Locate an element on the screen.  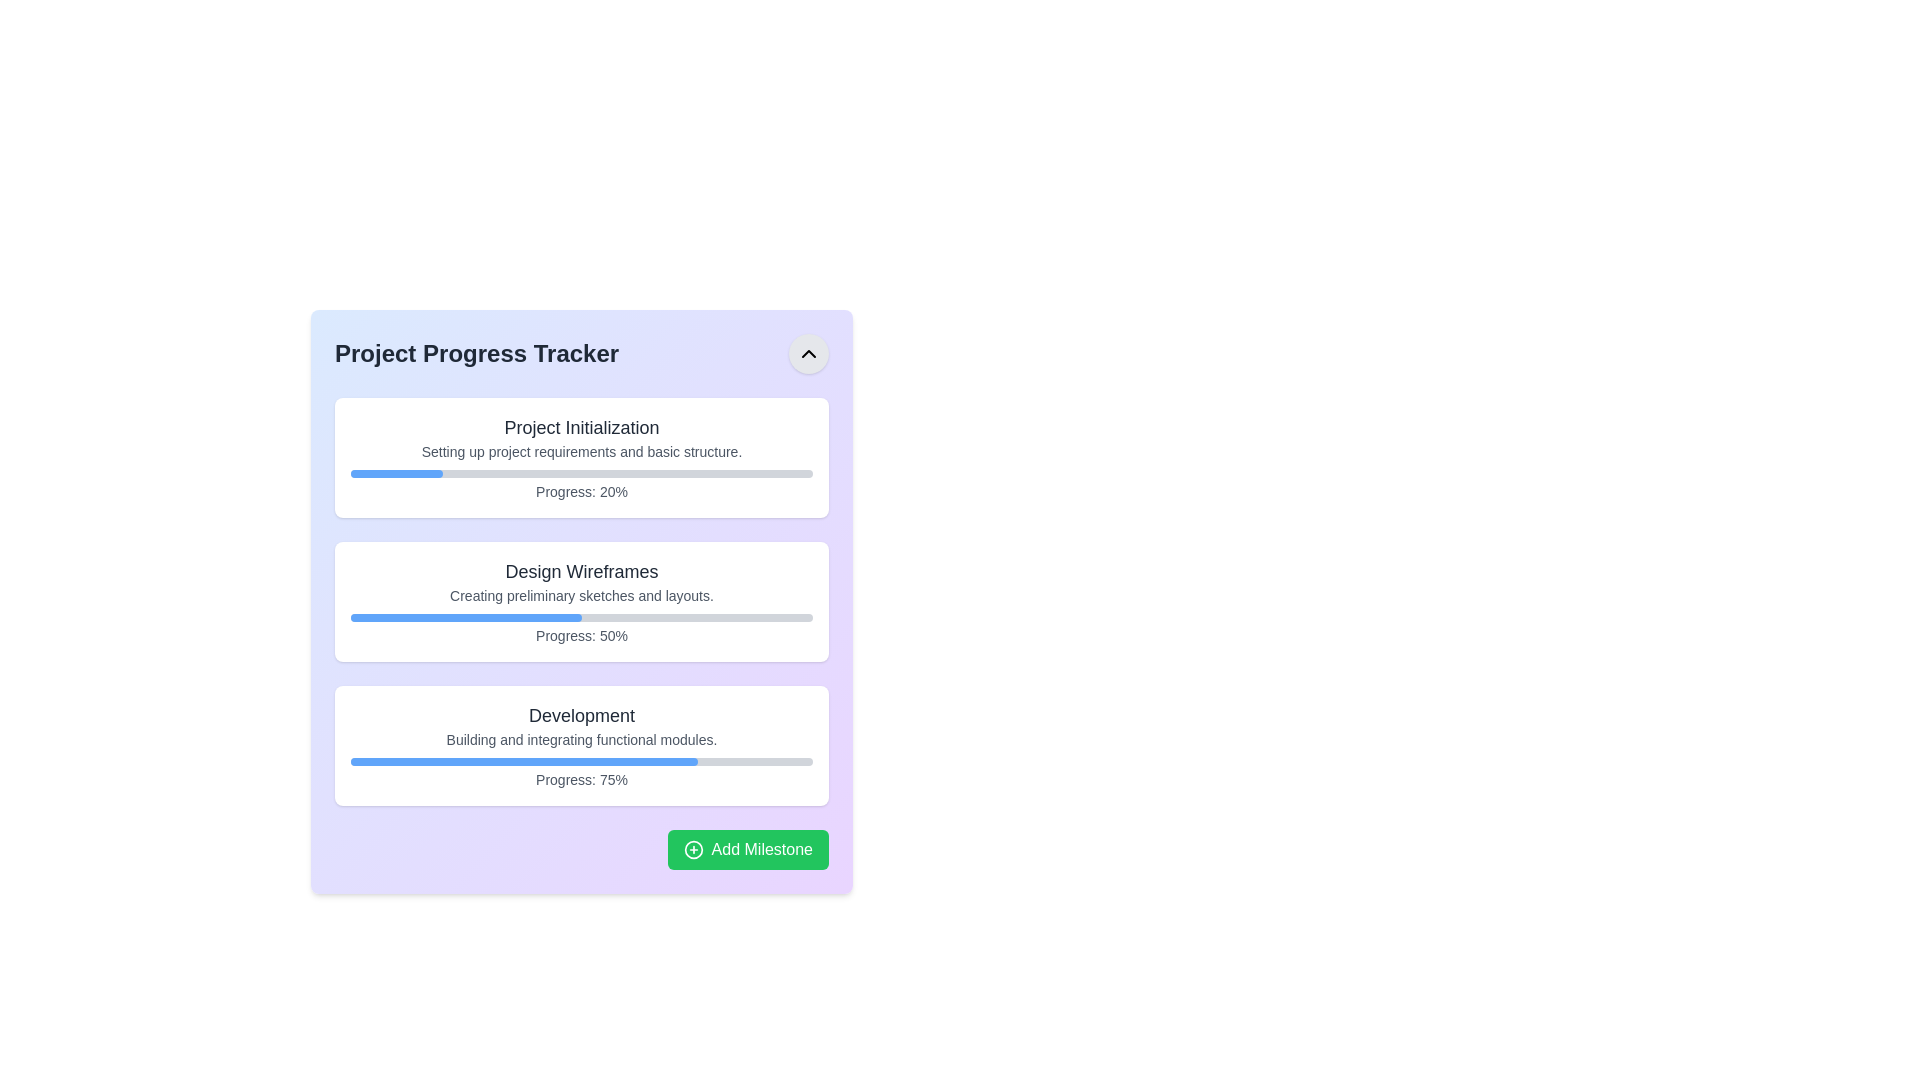
the progress bar that visually represents the progress of the 'Development' task, indicating that 75% of the task has been completed is located at coordinates (580, 762).